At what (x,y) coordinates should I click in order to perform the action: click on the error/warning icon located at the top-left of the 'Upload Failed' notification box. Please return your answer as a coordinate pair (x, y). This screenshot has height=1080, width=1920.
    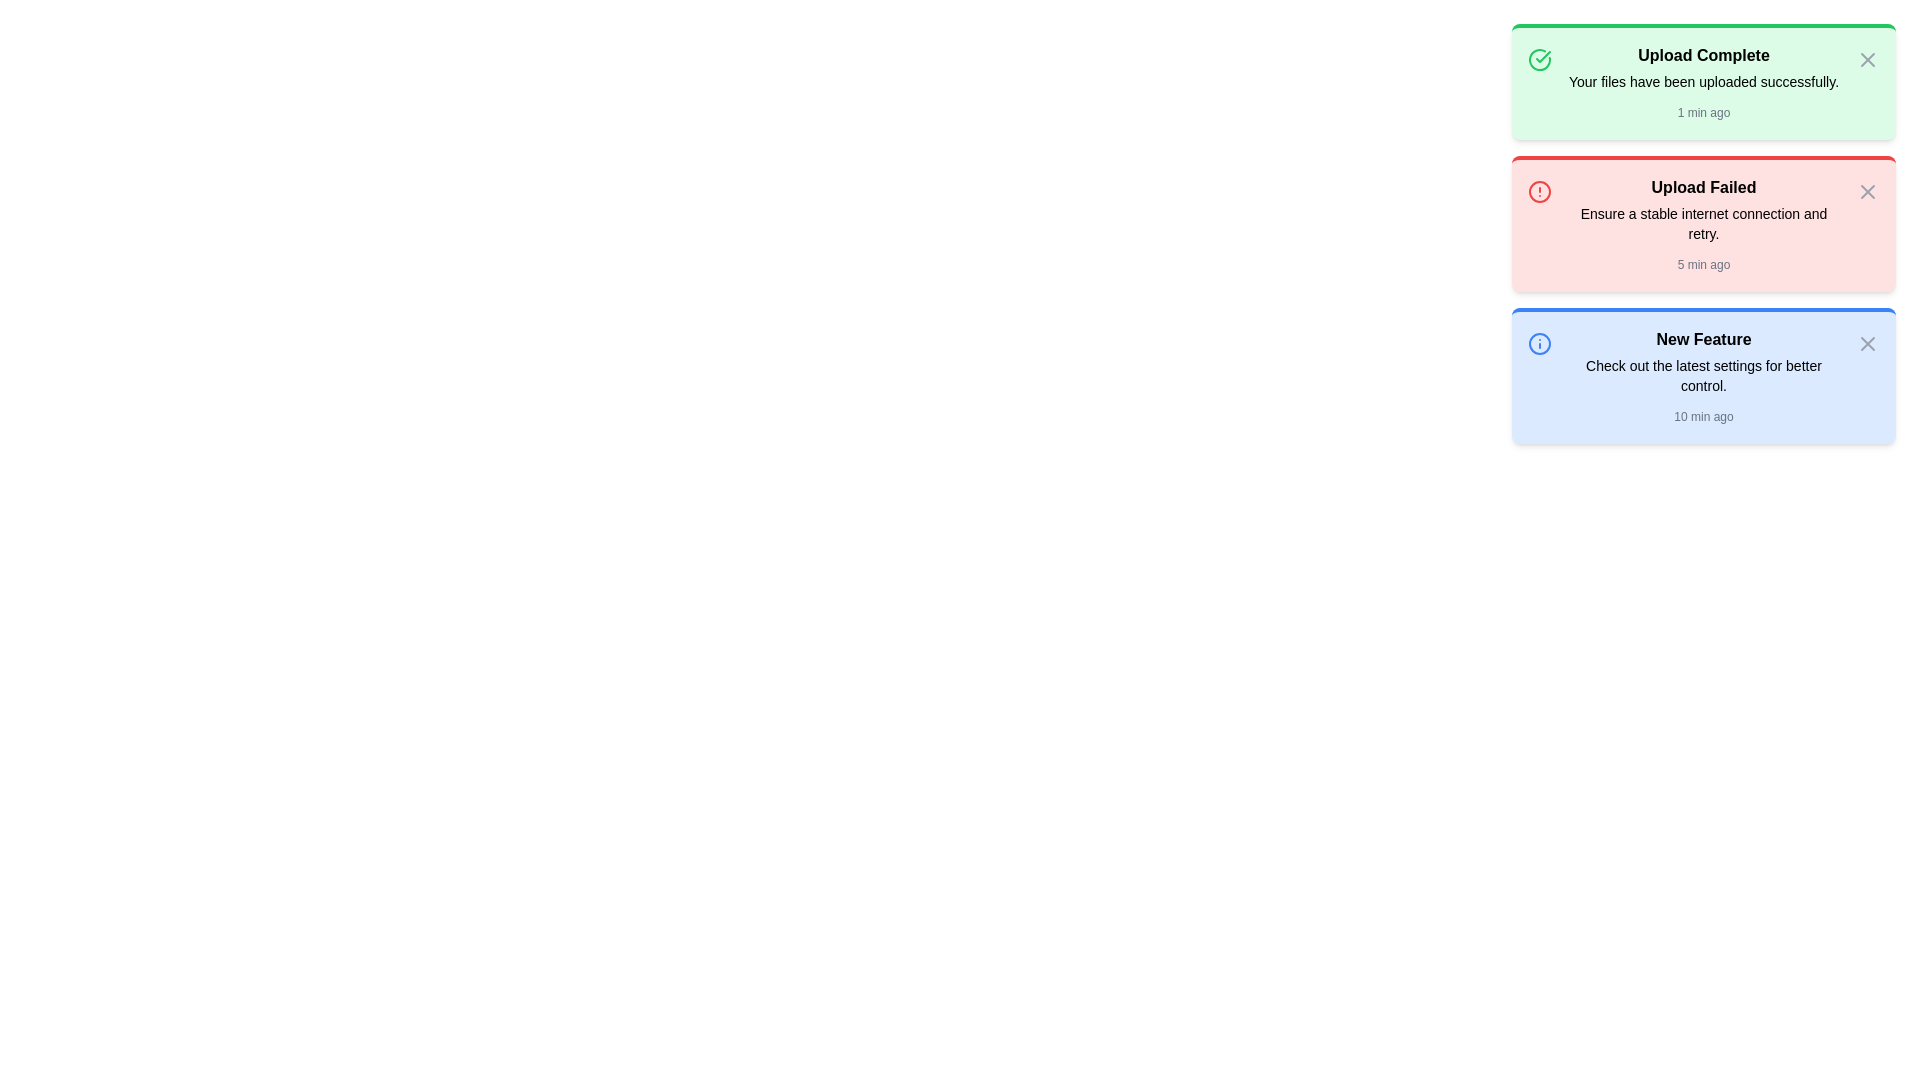
    Looking at the image, I should click on (1539, 192).